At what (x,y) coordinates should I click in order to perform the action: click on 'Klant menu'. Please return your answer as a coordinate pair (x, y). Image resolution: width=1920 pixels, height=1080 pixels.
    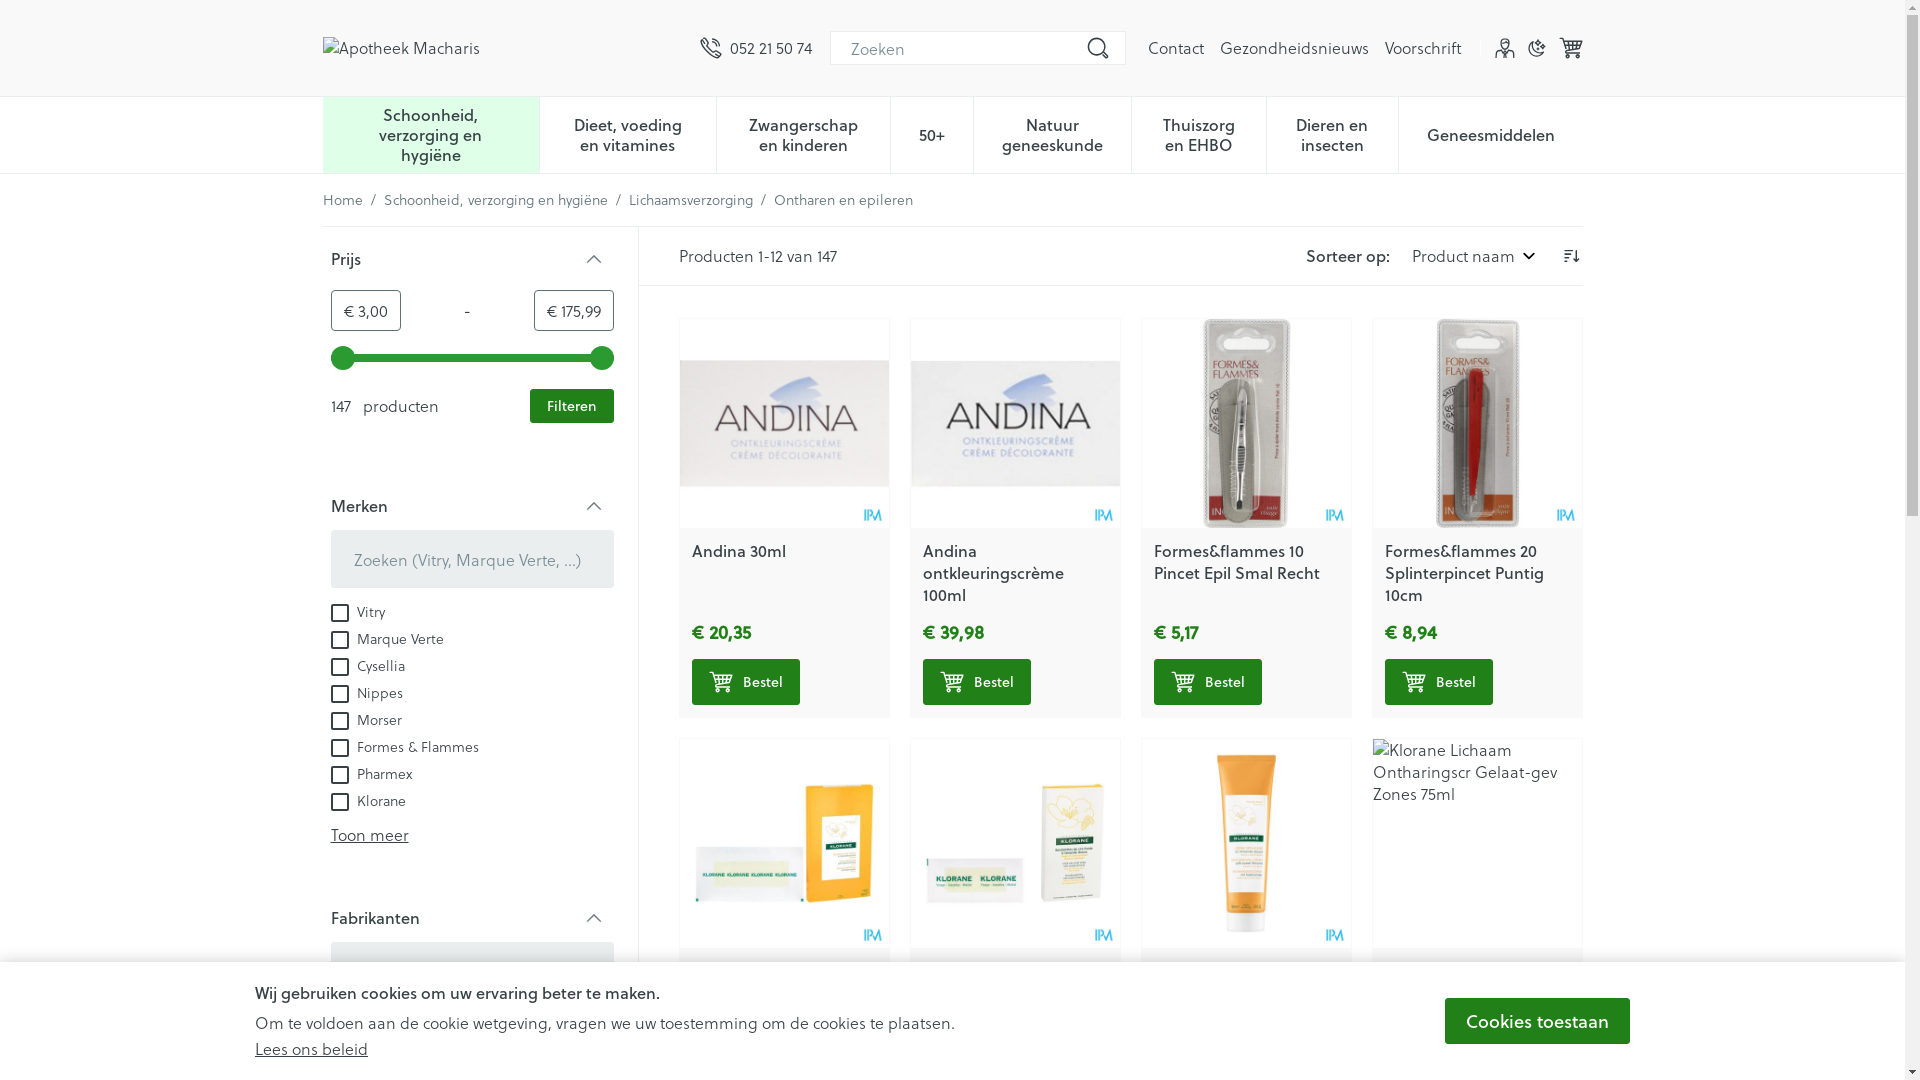
    Looking at the image, I should click on (1503, 46).